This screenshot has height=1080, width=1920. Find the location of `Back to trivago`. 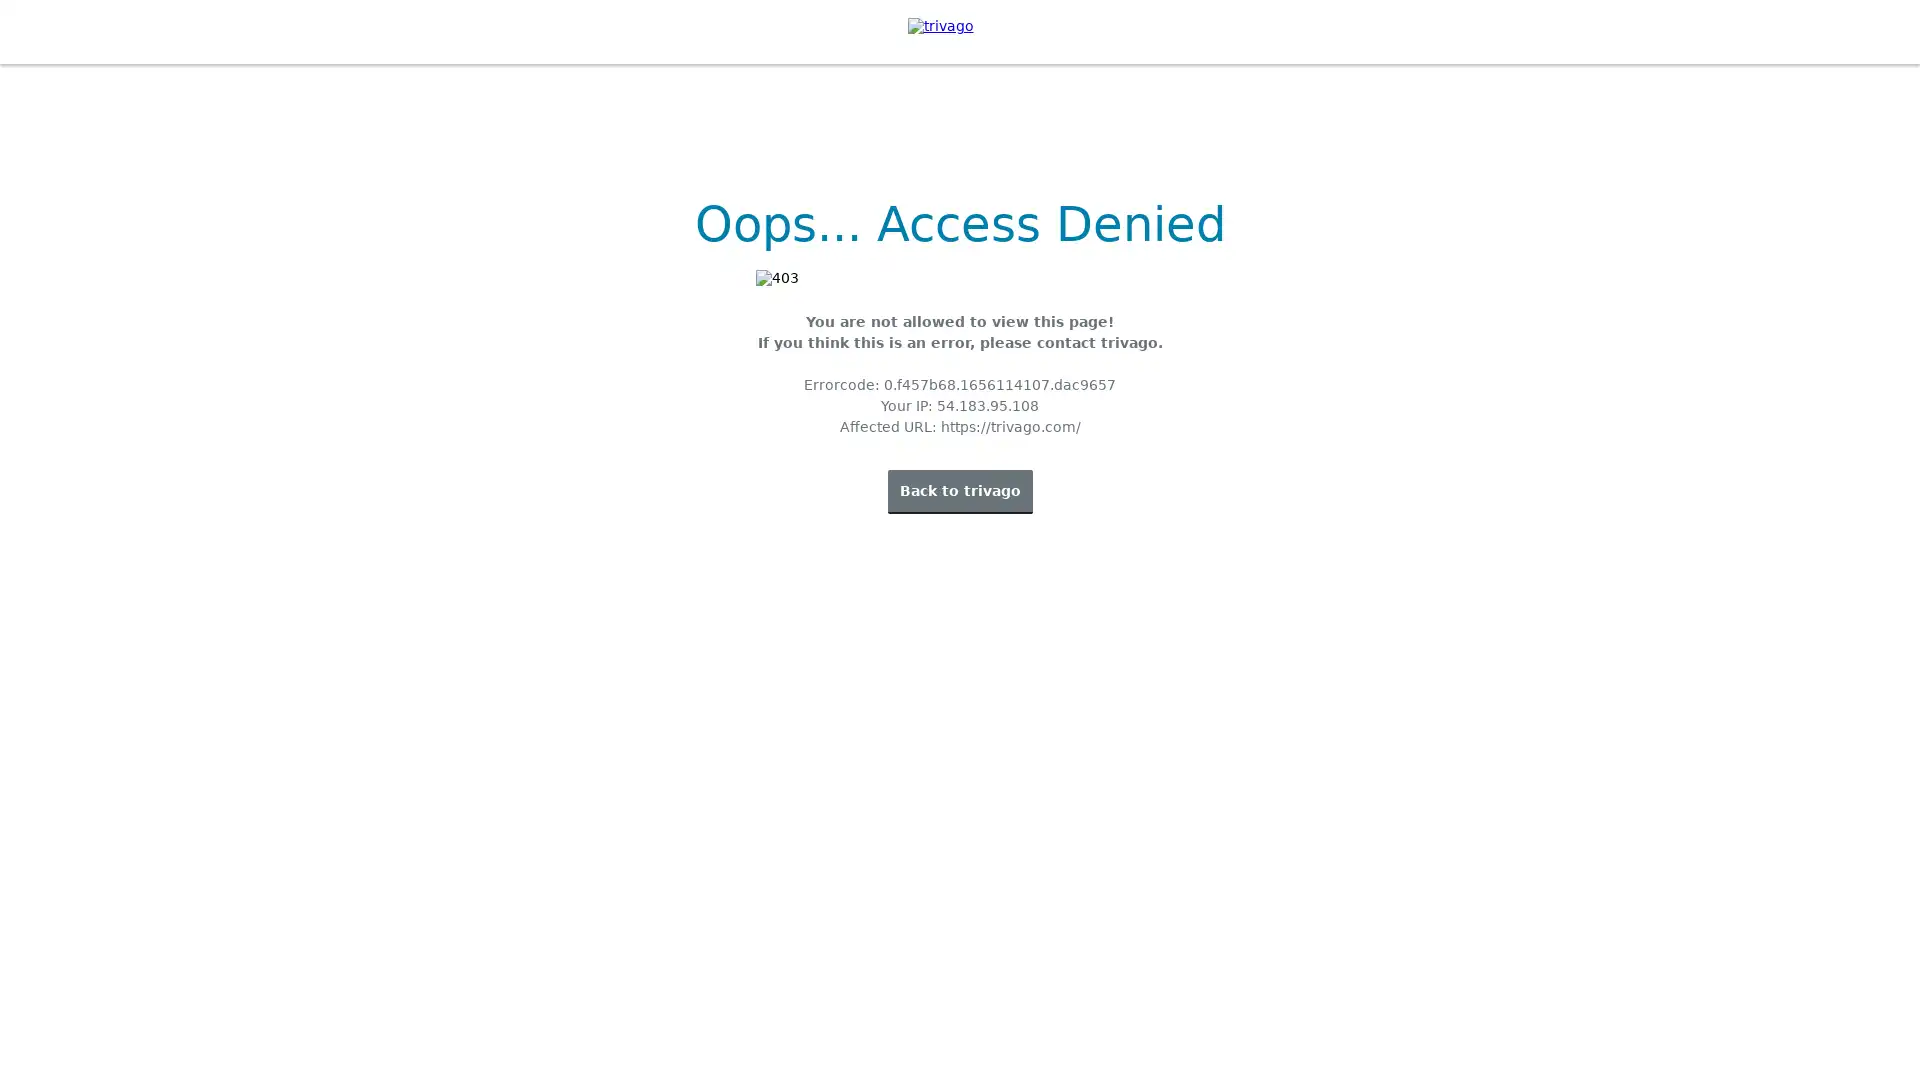

Back to trivago is located at coordinates (958, 490).